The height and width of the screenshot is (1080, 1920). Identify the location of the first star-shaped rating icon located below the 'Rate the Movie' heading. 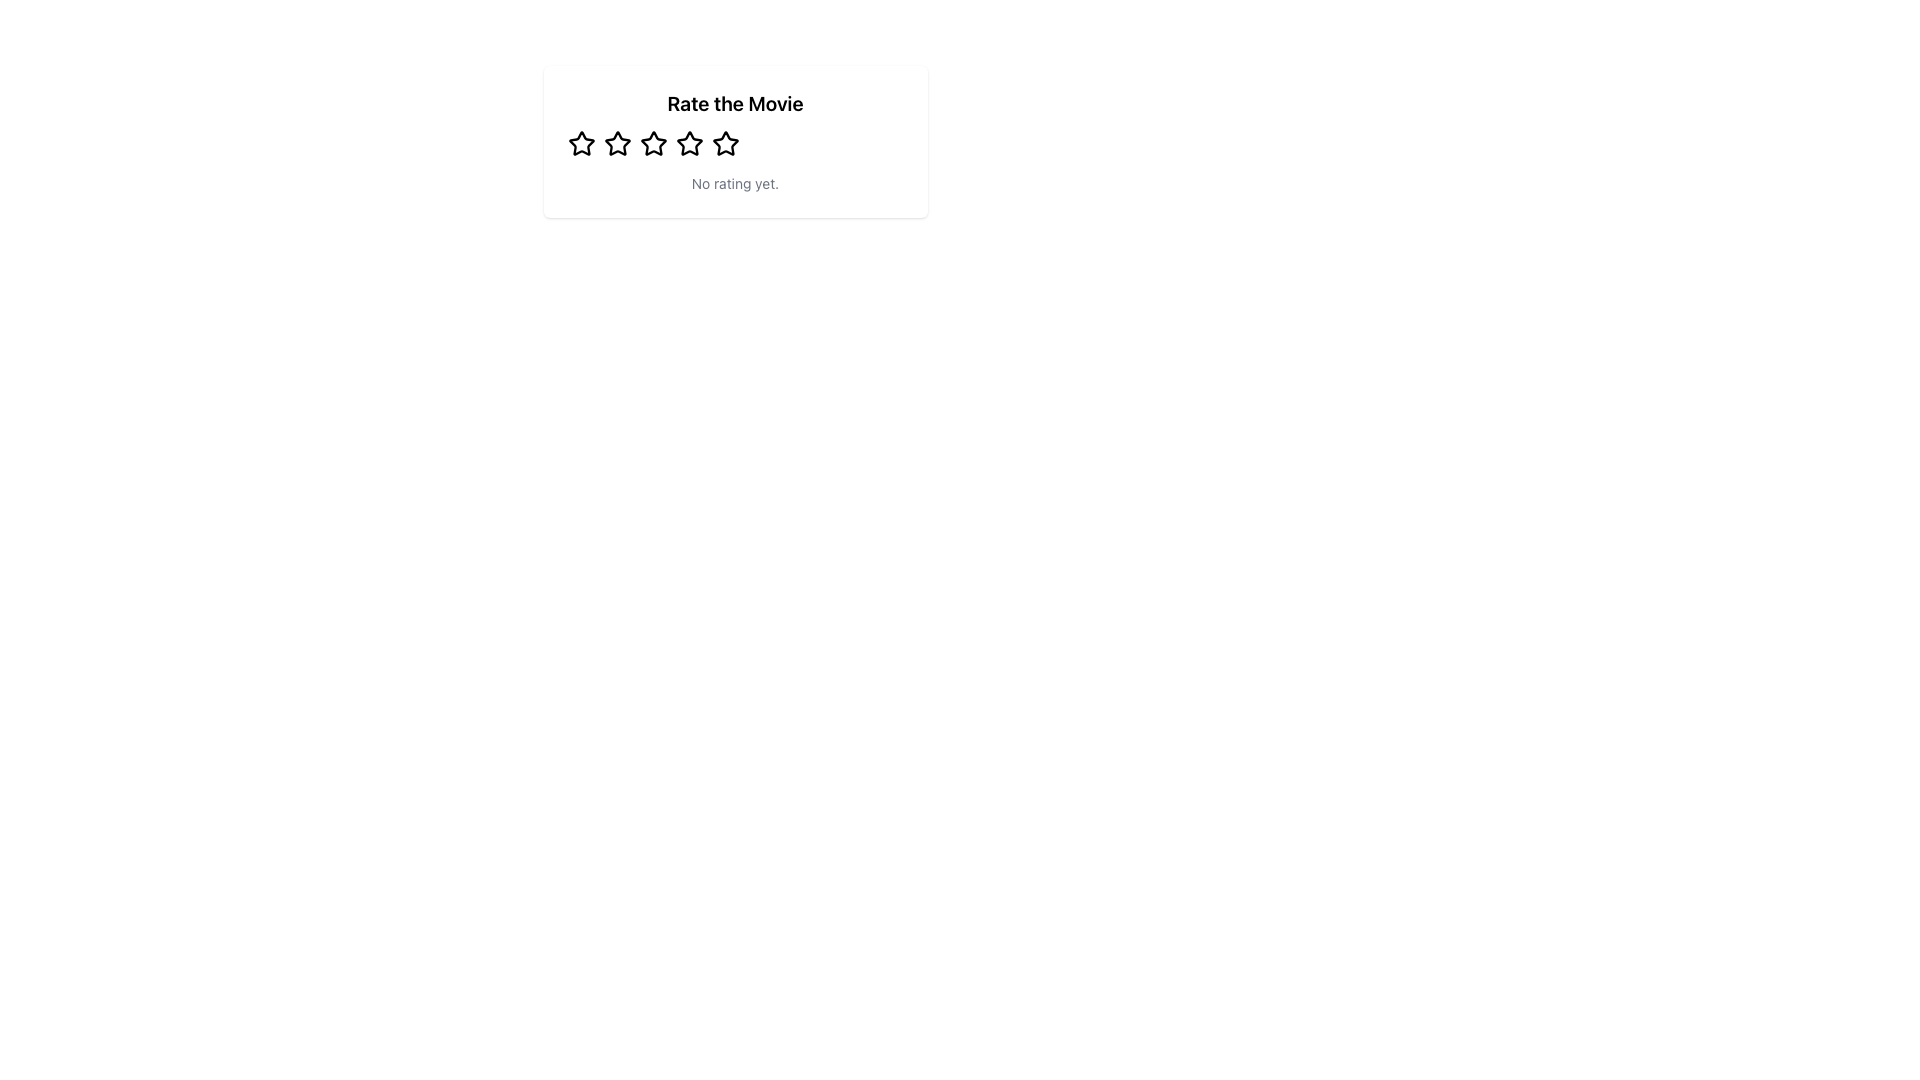
(616, 142).